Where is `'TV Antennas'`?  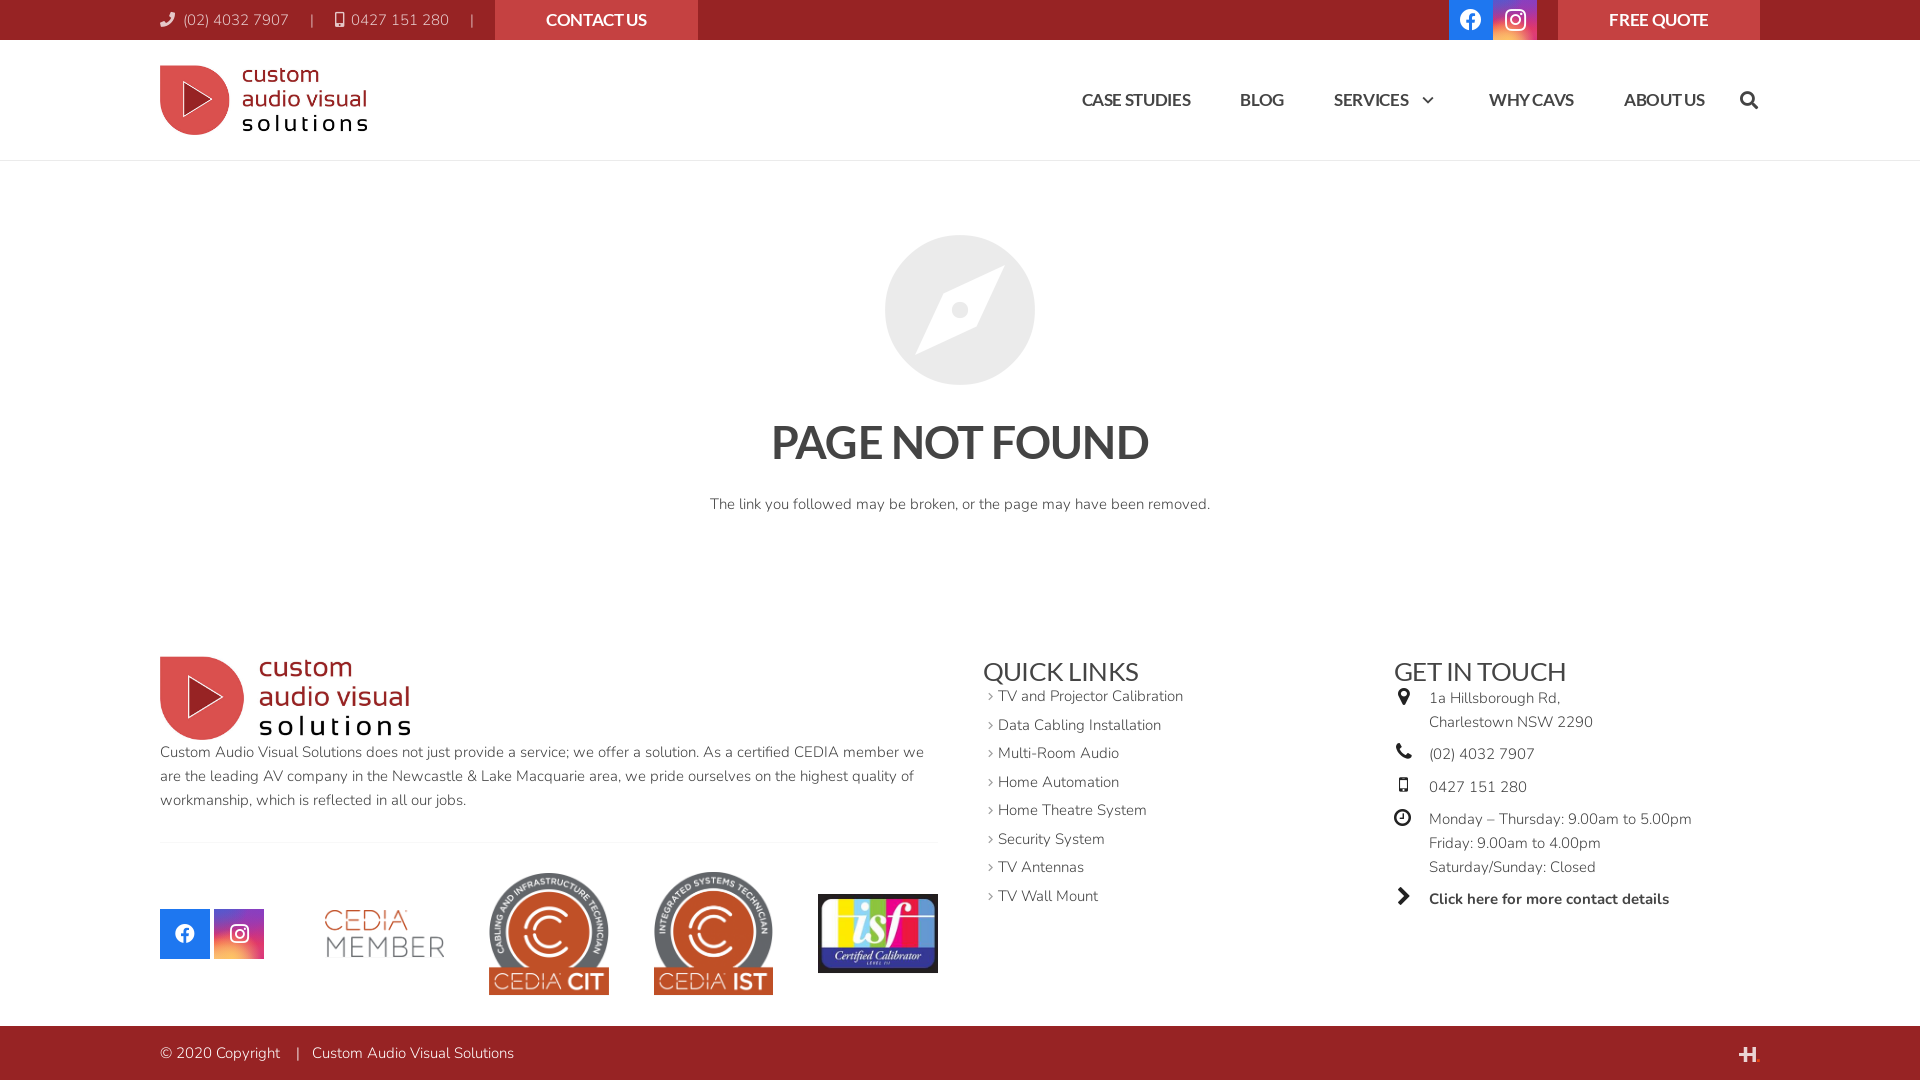
'TV Antennas' is located at coordinates (1040, 866).